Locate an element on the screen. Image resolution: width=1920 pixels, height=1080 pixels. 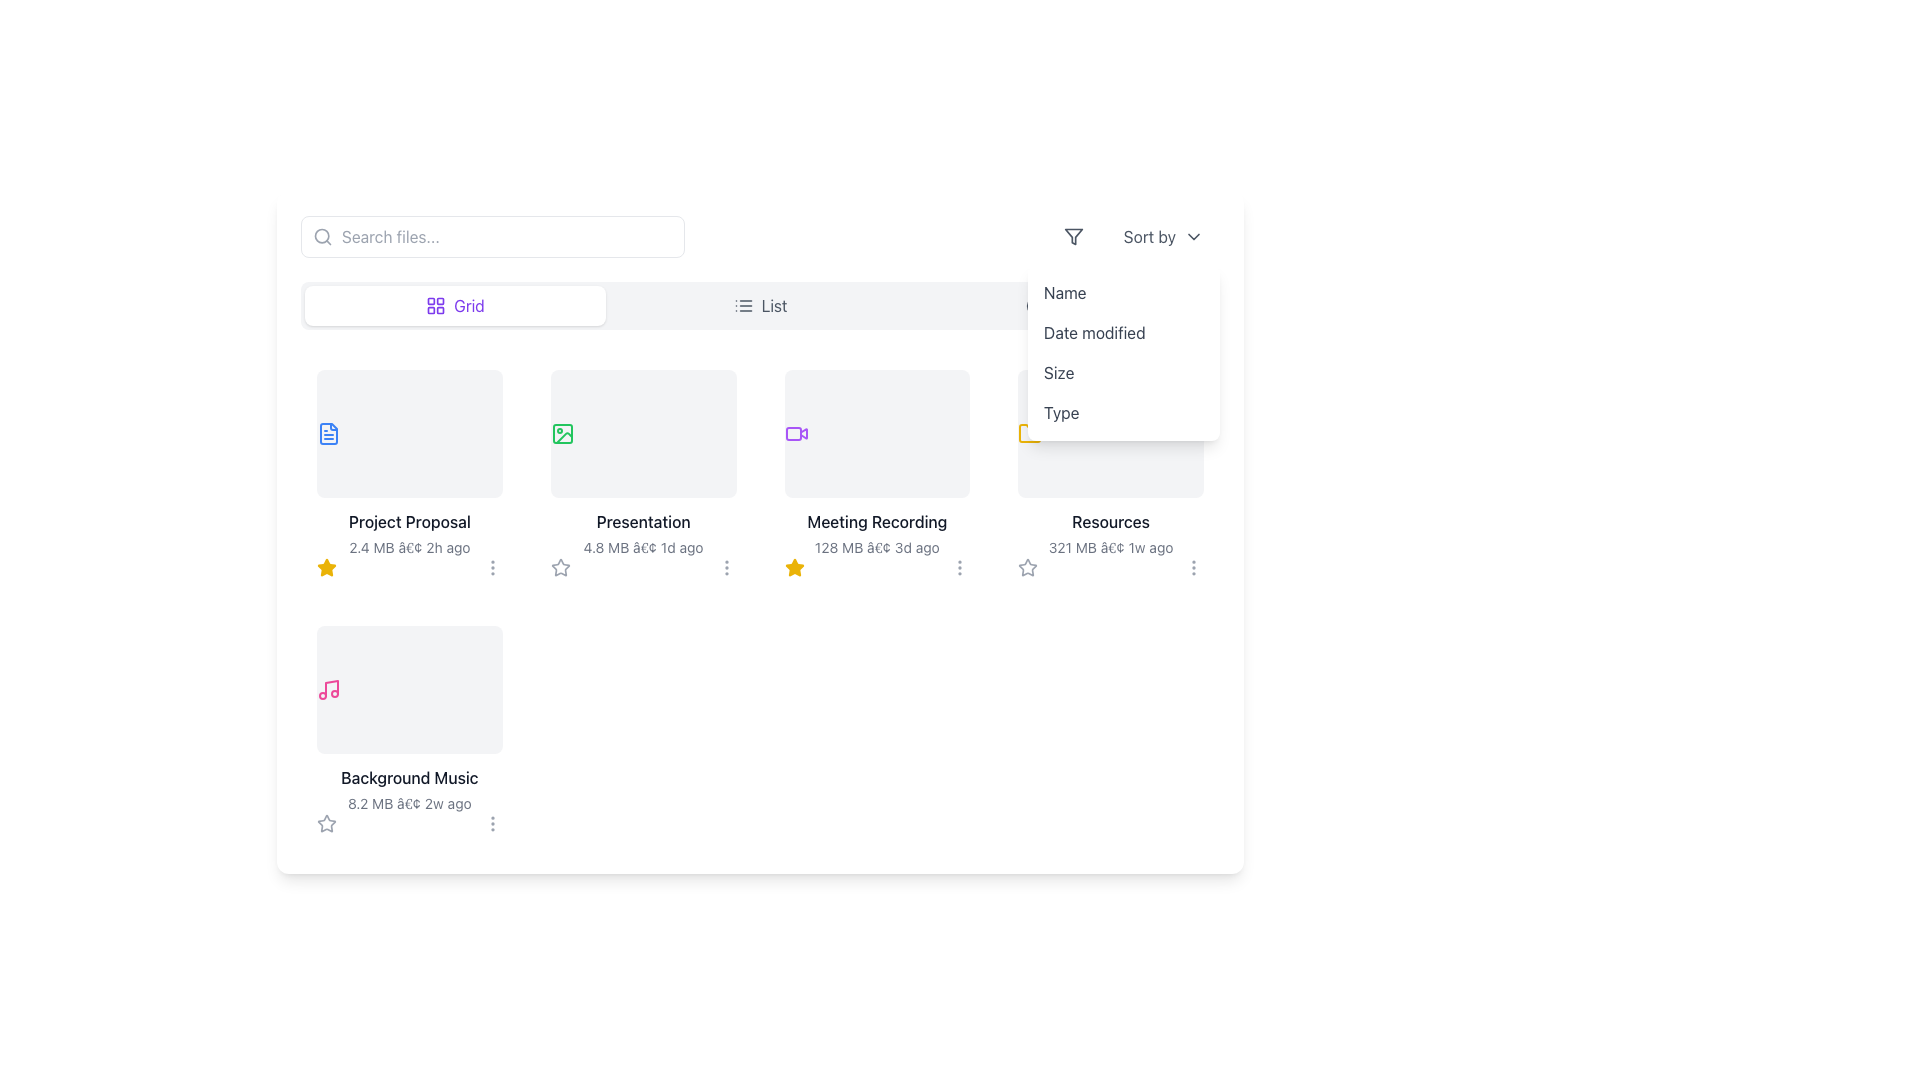
the 'List' toggle icon is located at coordinates (742, 305).